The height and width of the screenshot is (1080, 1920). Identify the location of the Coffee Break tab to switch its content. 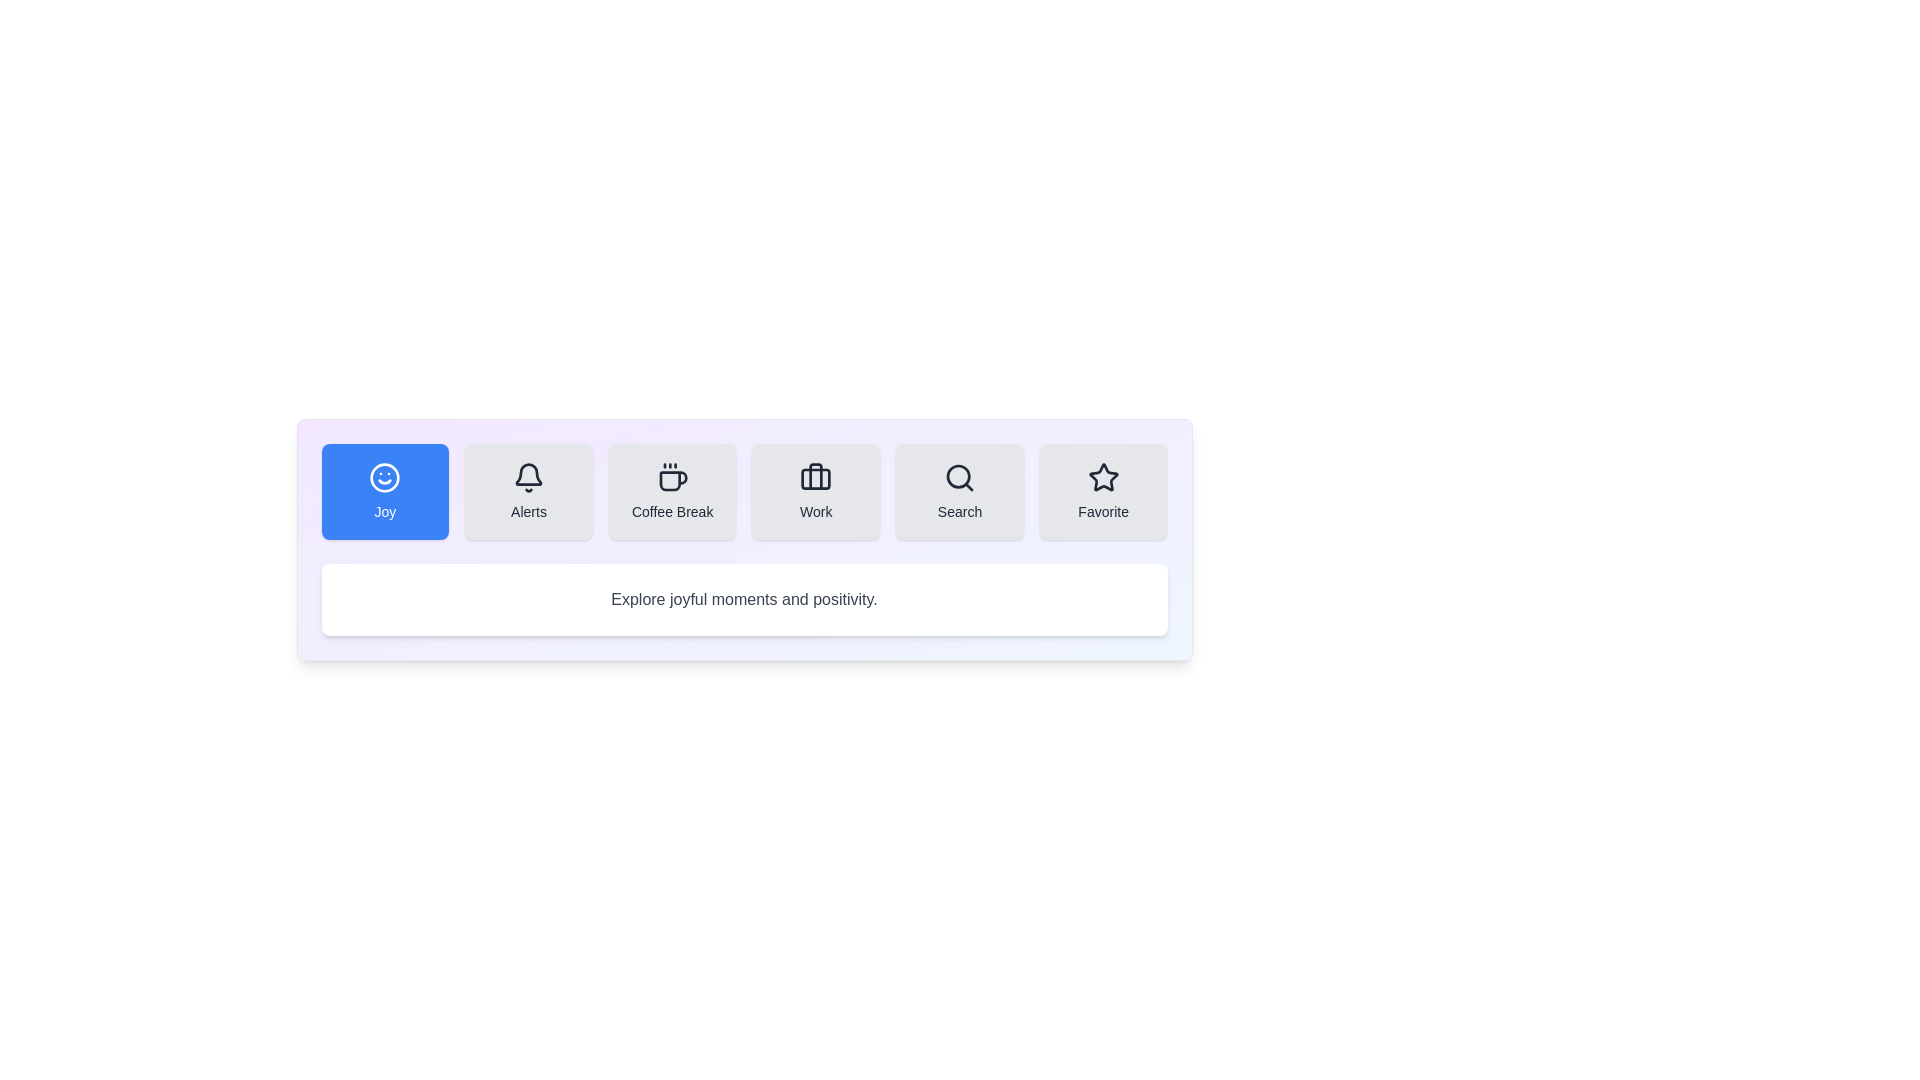
(672, 492).